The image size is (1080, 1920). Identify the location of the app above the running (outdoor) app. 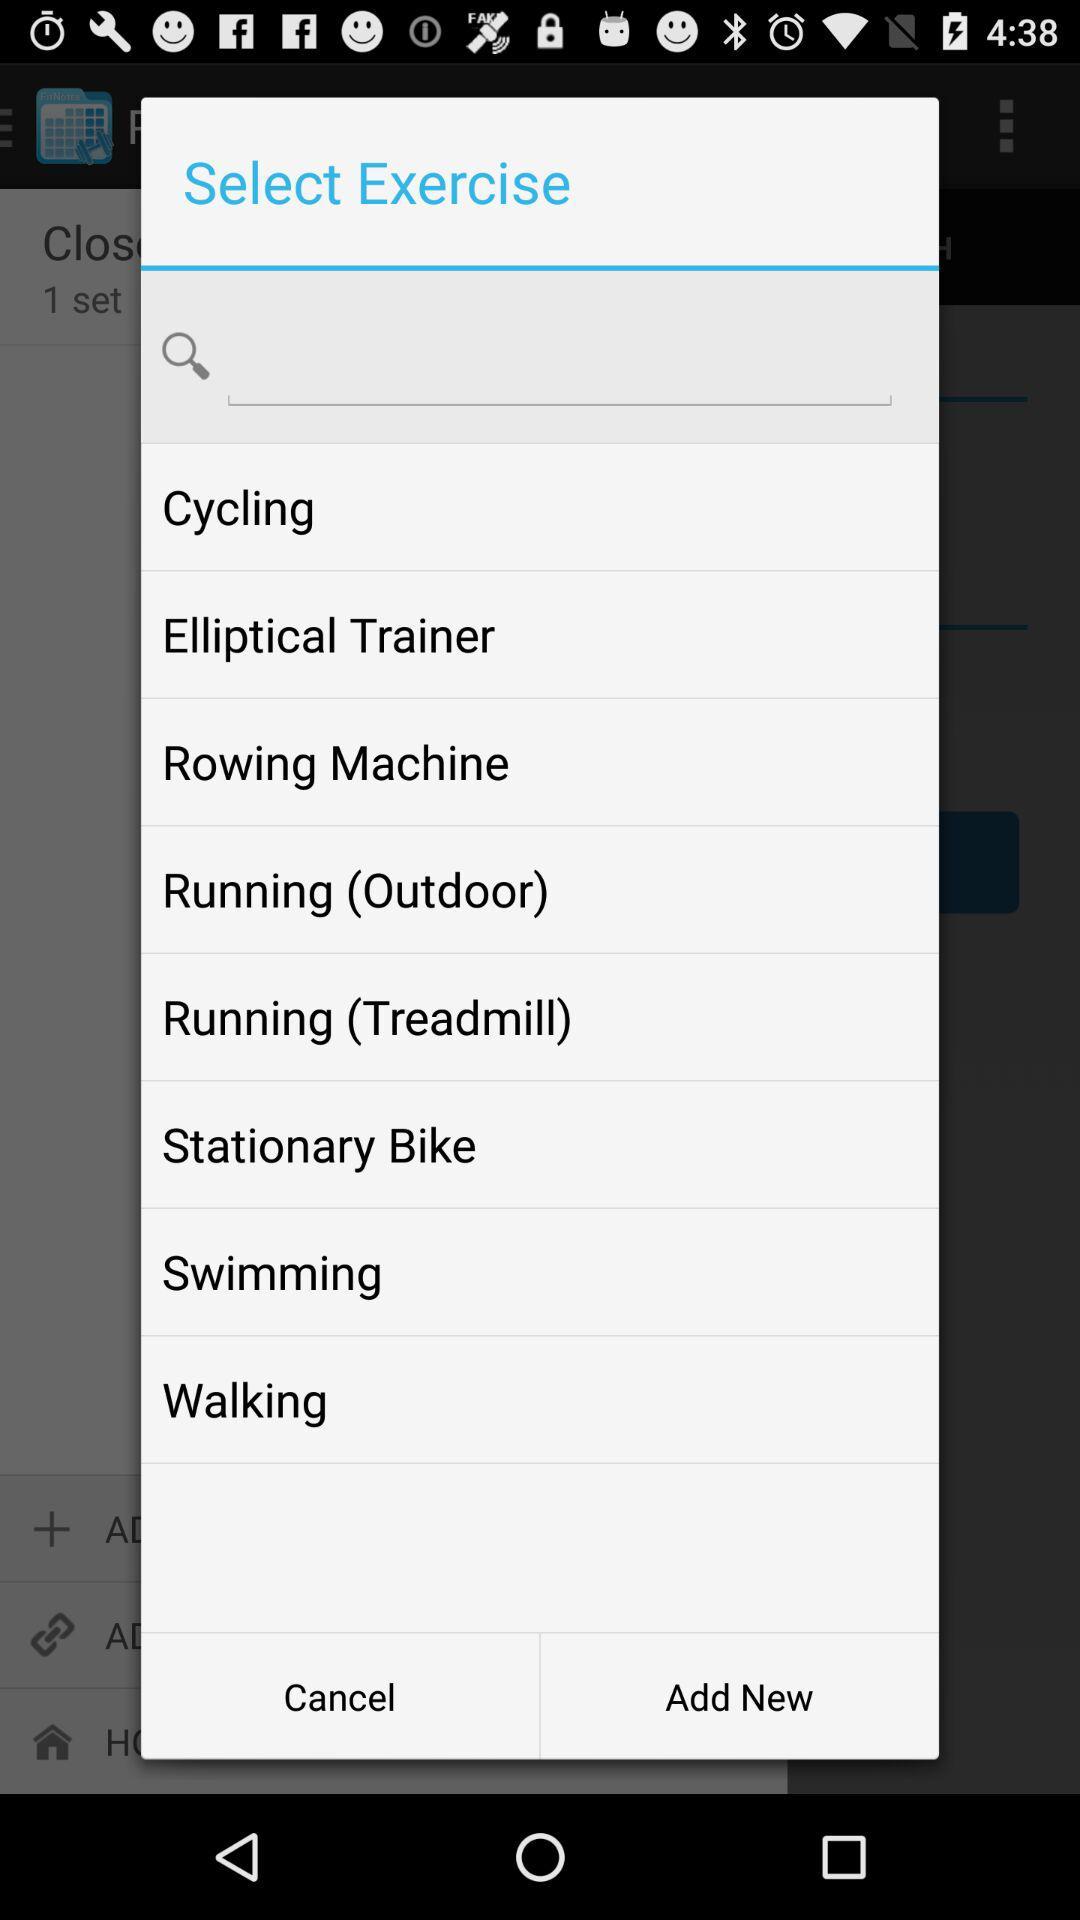
(540, 761).